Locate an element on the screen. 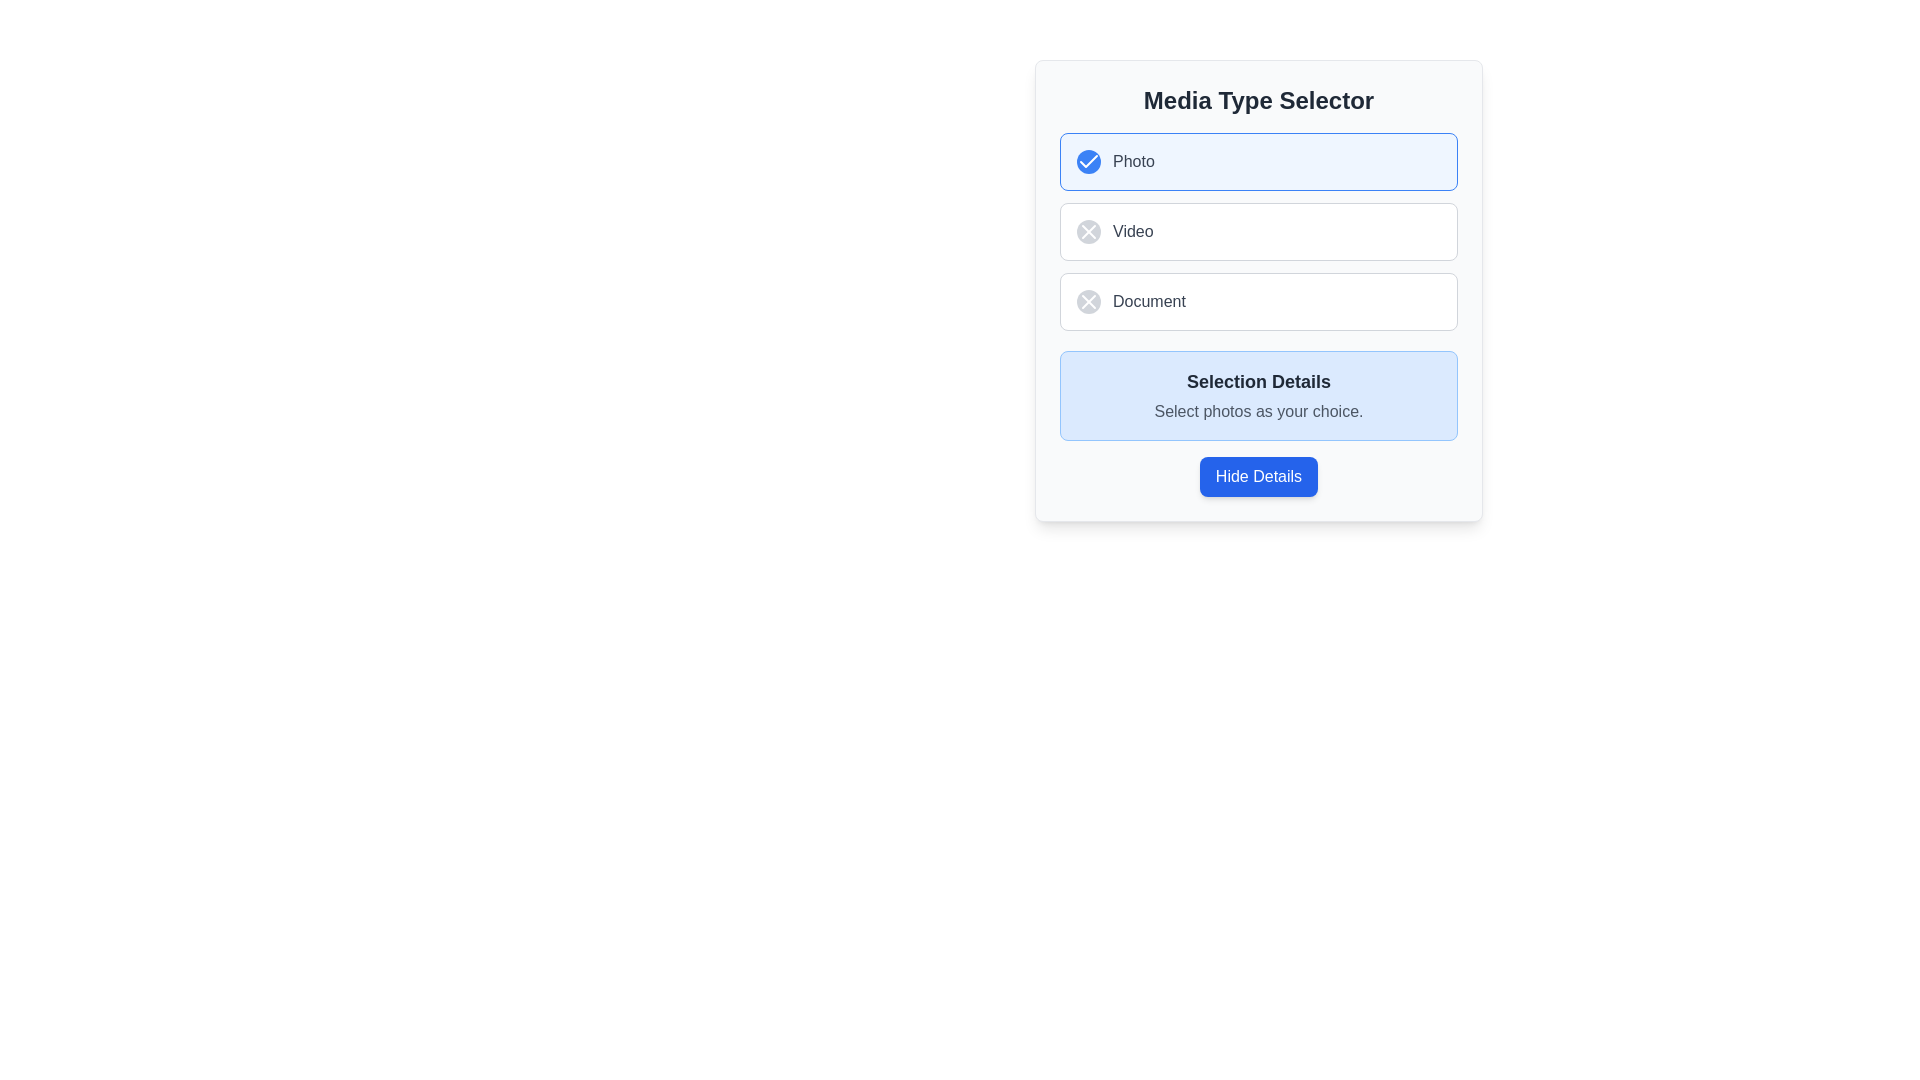 The image size is (1920, 1080). the 'Document' radio button, which is the third option in a vertical group of radio buttons, to trigger a hover effect such as scaling or highlighting is located at coordinates (1257, 301).